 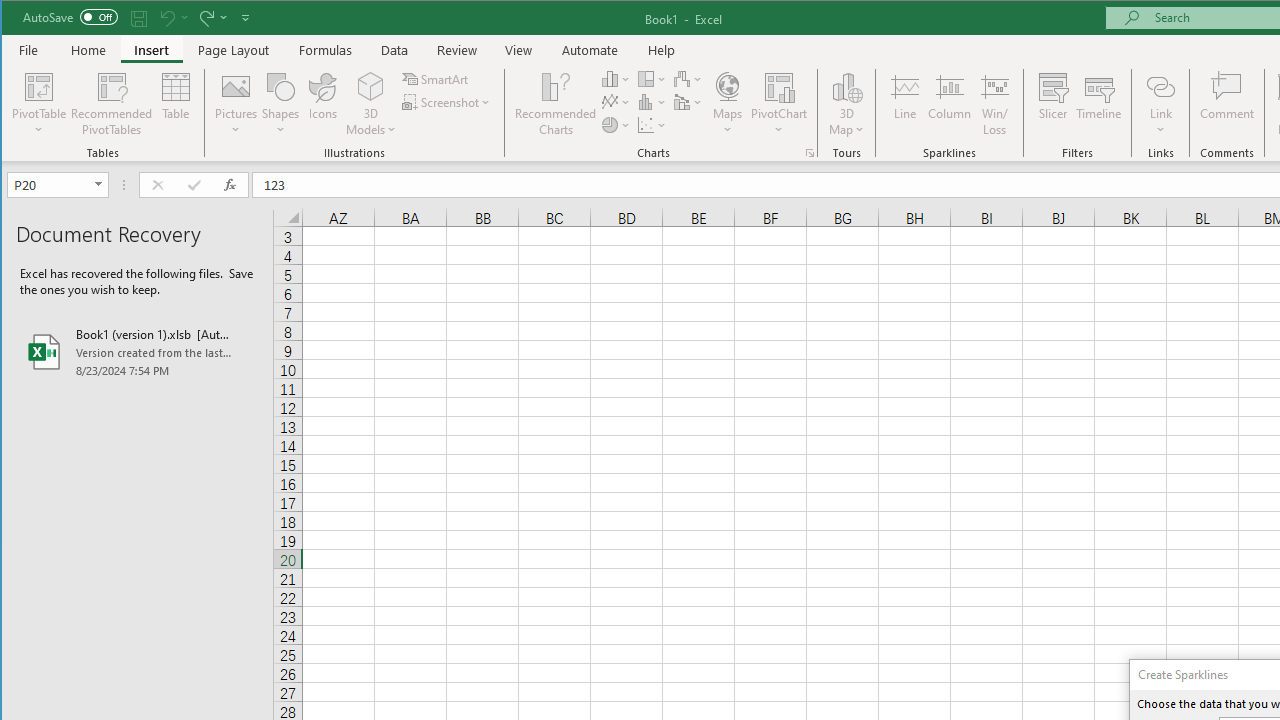 What do you see at coordinates (615, 125) in the screenshot?
I see `'Insert Pie or Doughnut Chart'` at bounding box center [615, 125].